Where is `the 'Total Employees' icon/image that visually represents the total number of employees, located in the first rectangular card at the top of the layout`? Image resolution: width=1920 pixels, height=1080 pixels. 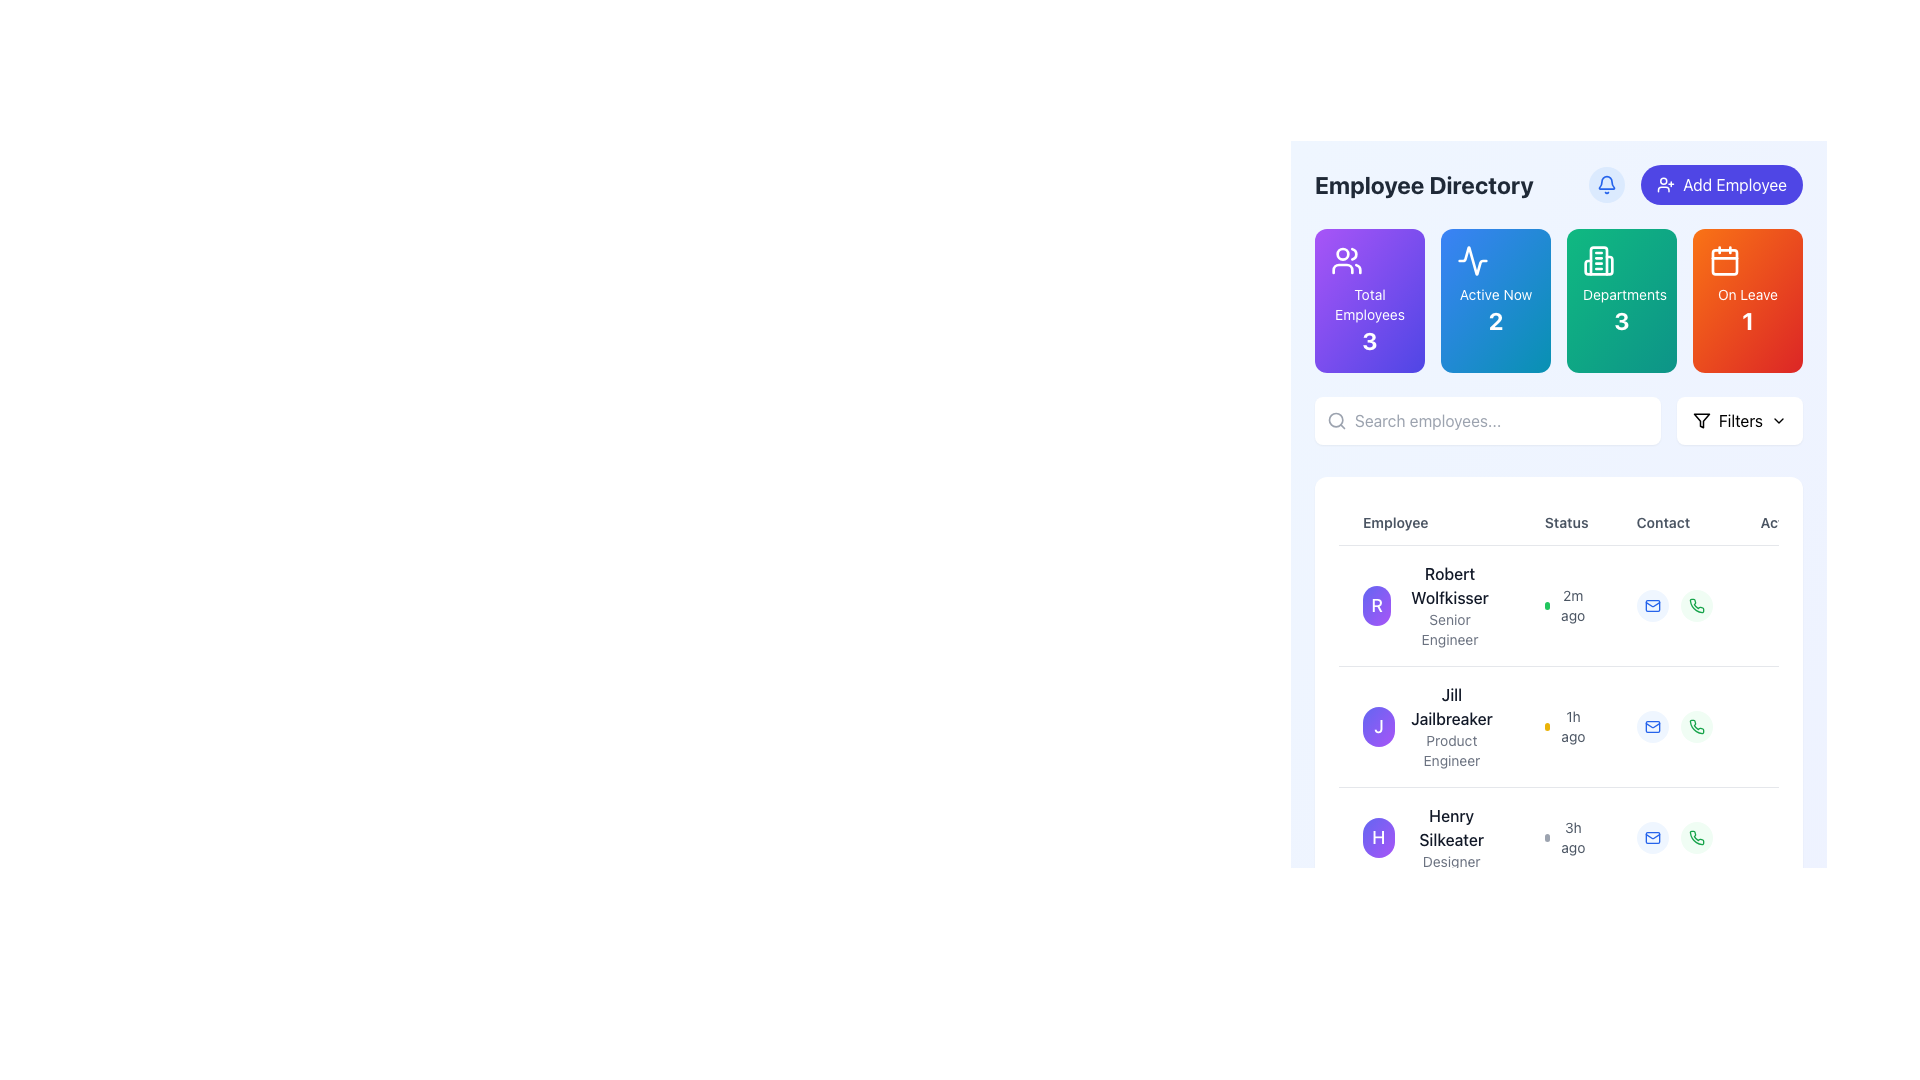 the 'Total Employees' icon/image that visually represents the total number of employees, located in the first rectangular card at the top of the layout is located at coordinates (1347, 260).